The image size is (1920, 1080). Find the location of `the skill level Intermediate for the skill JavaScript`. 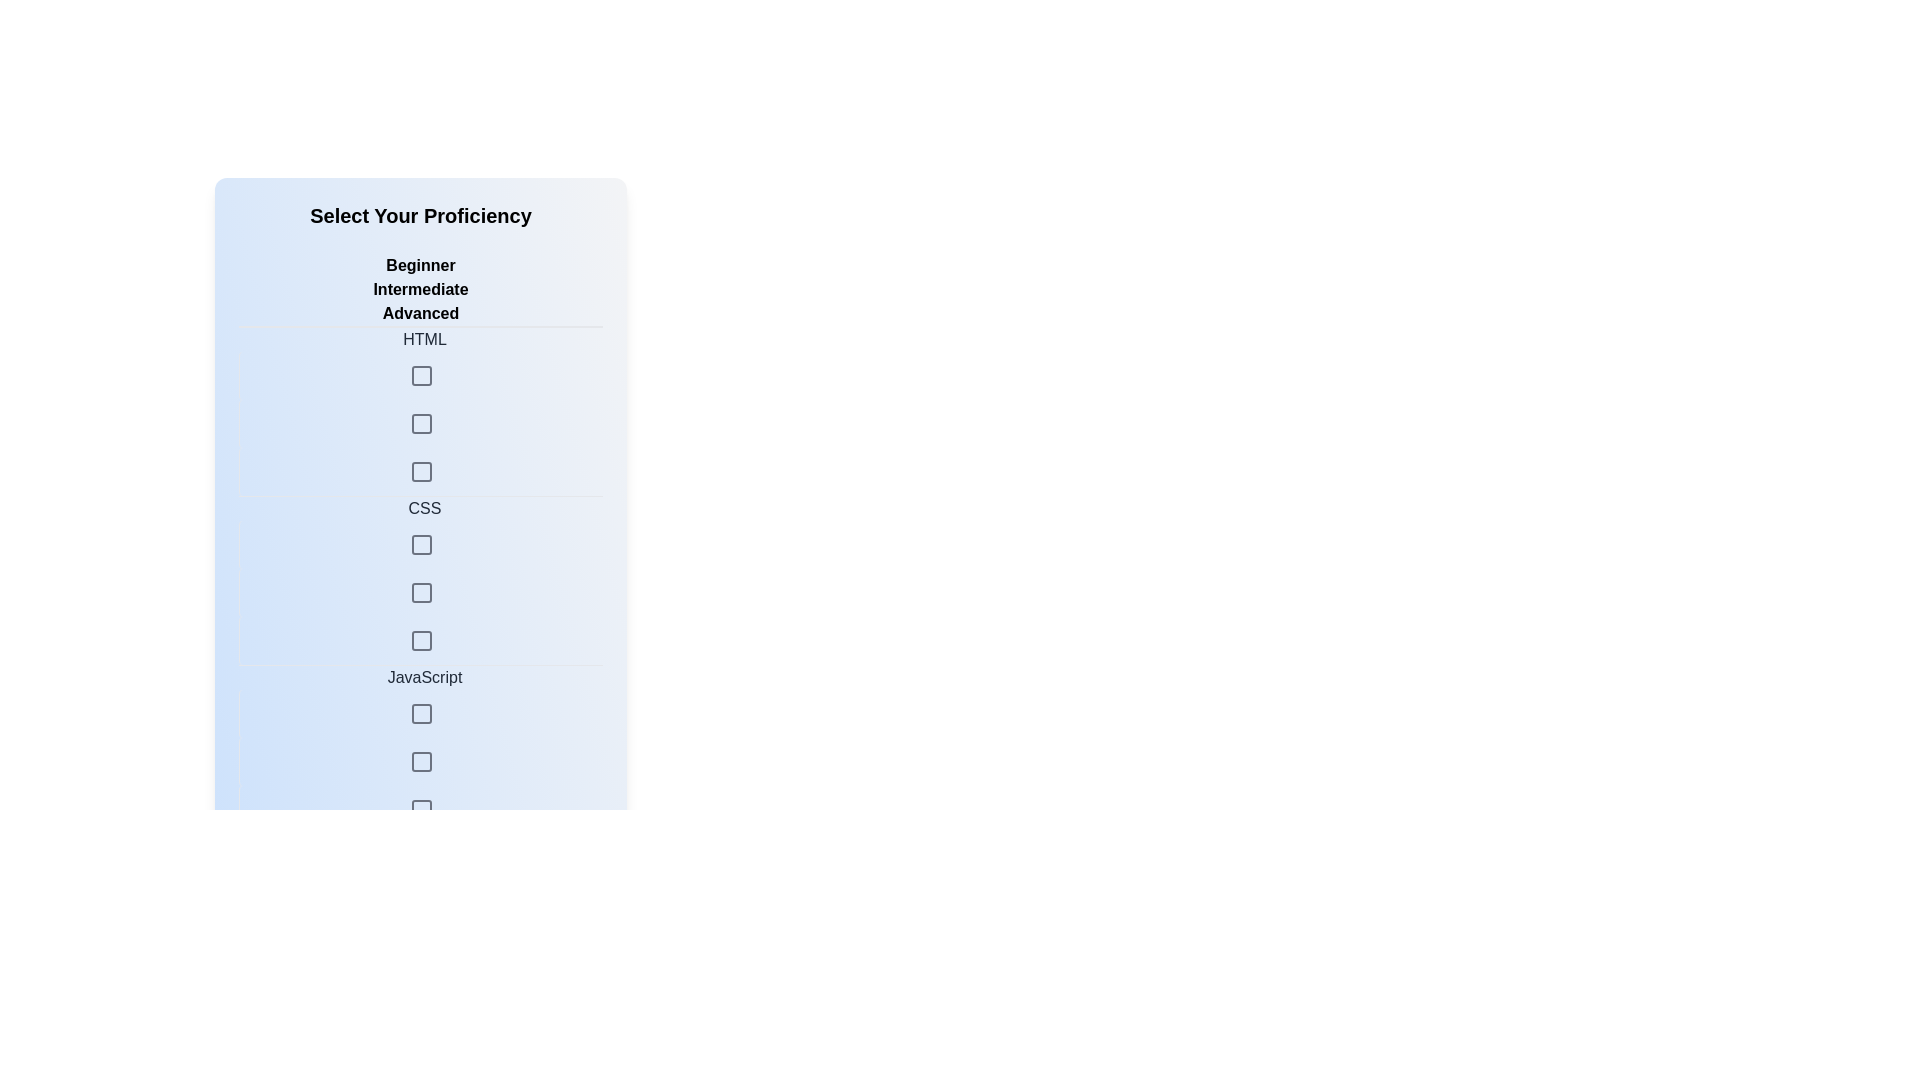

the skill level Intermediate for the skill JavaScript is located at coordinates (420, 712).